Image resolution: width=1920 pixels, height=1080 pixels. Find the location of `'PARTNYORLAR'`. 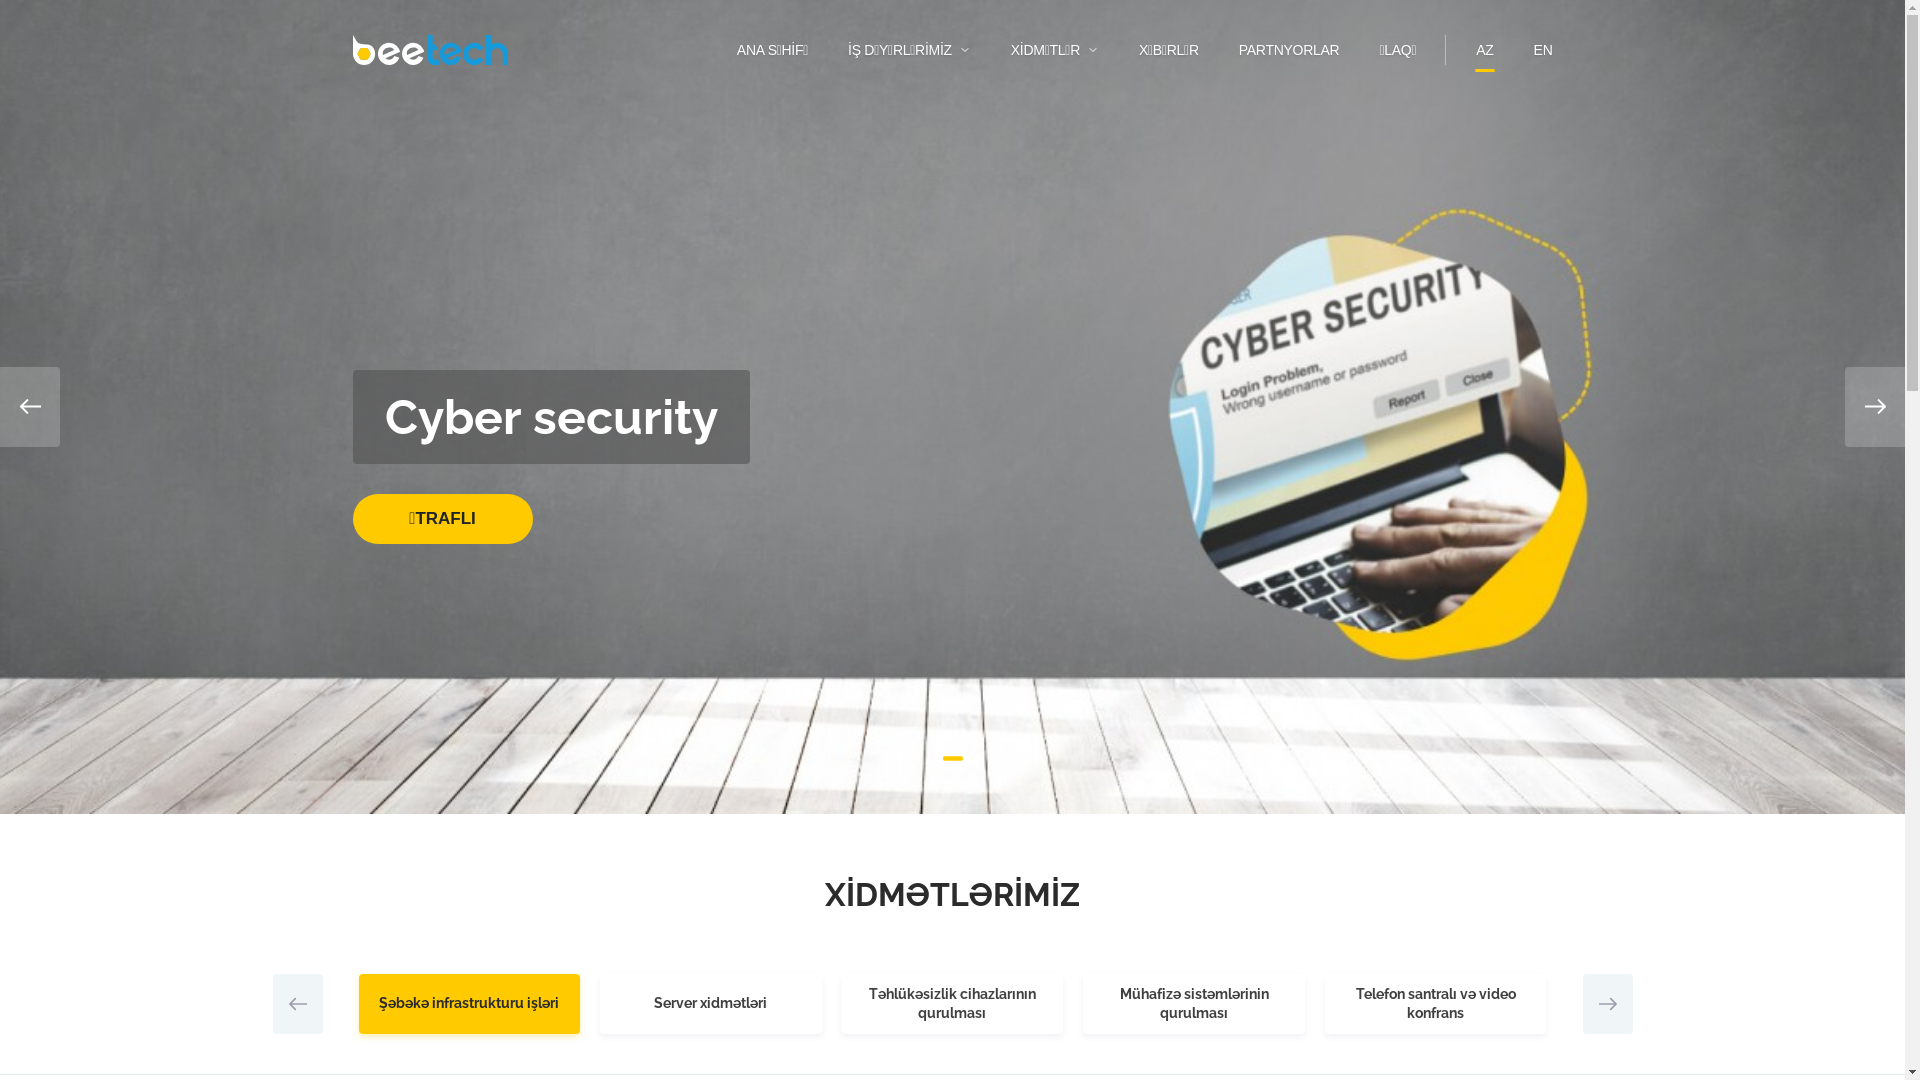

'PARTNYORLAR' is located at coordinates (1289, 49).